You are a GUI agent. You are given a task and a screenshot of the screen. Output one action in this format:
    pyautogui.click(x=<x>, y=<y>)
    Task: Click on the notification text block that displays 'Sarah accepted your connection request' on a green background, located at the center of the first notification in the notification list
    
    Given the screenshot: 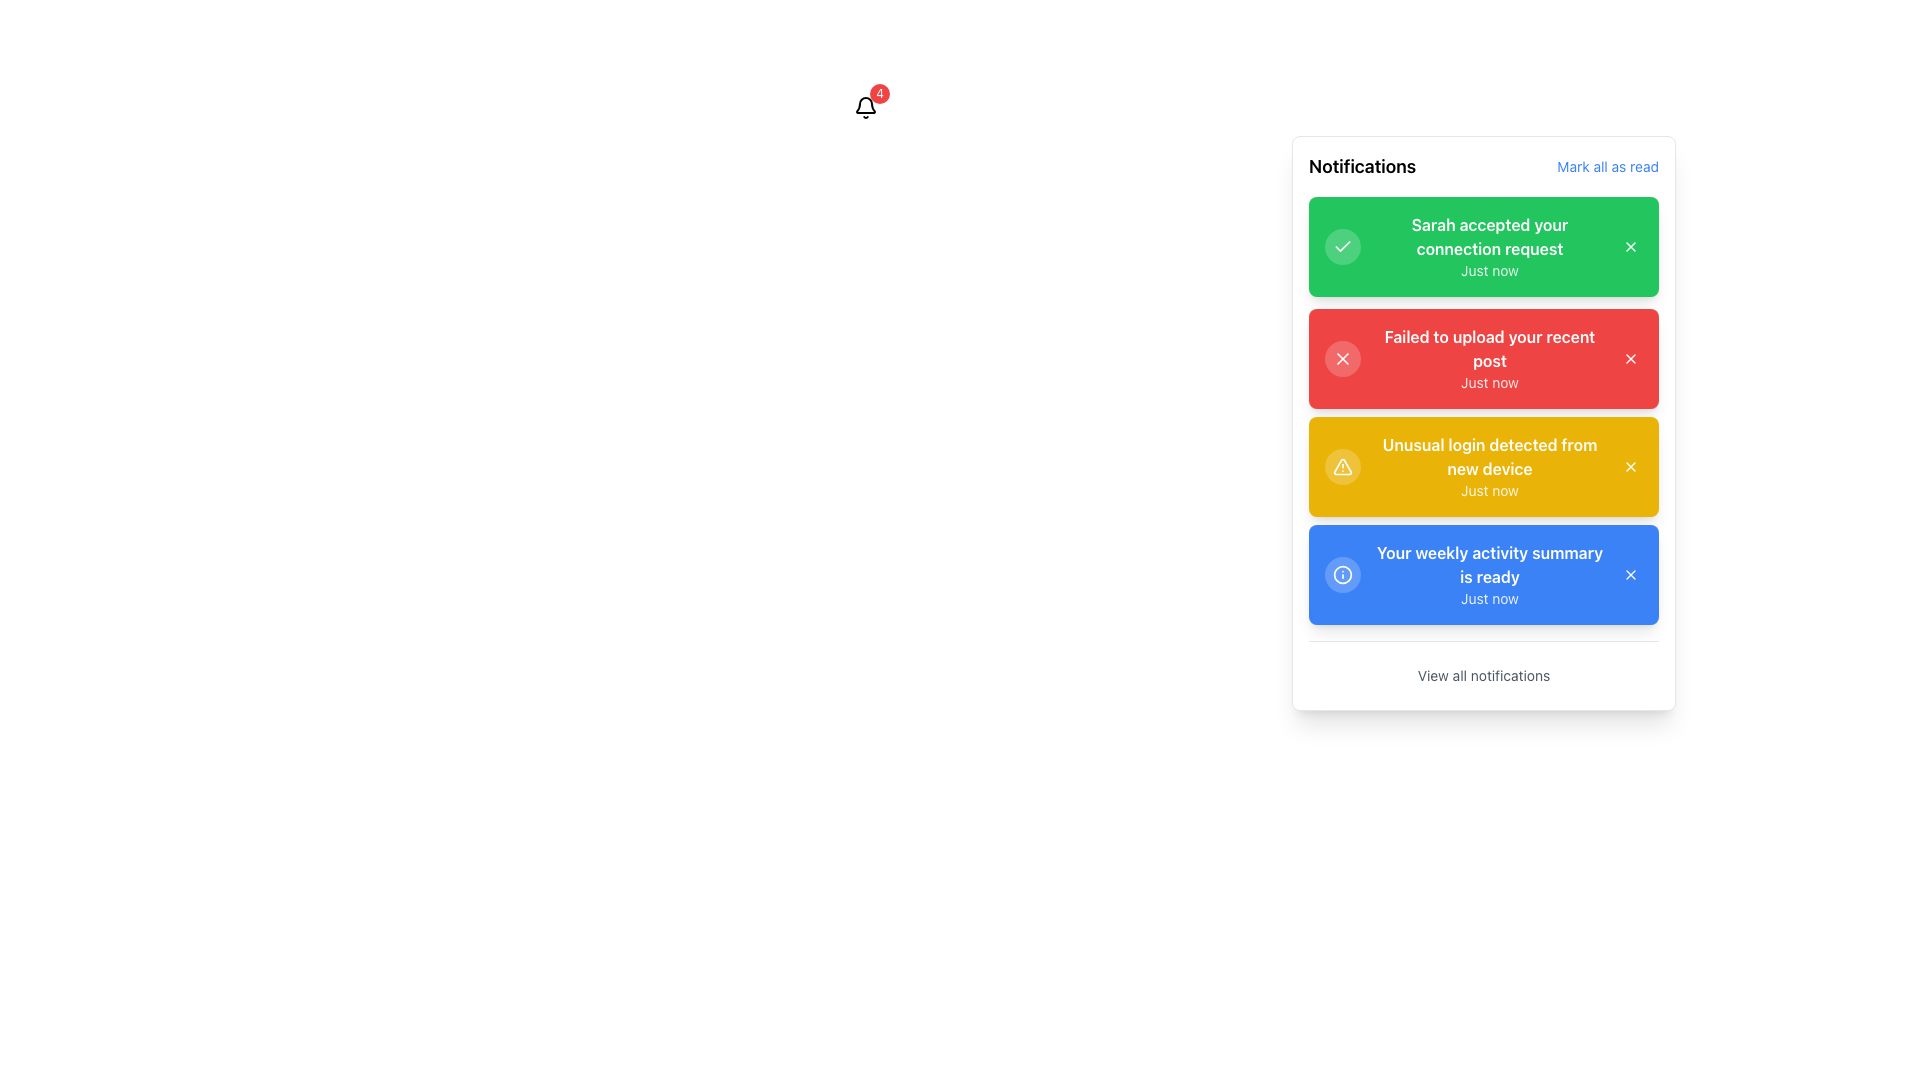 What is the action you would take?
    pyautogui.click(x=1489, y=245)
    